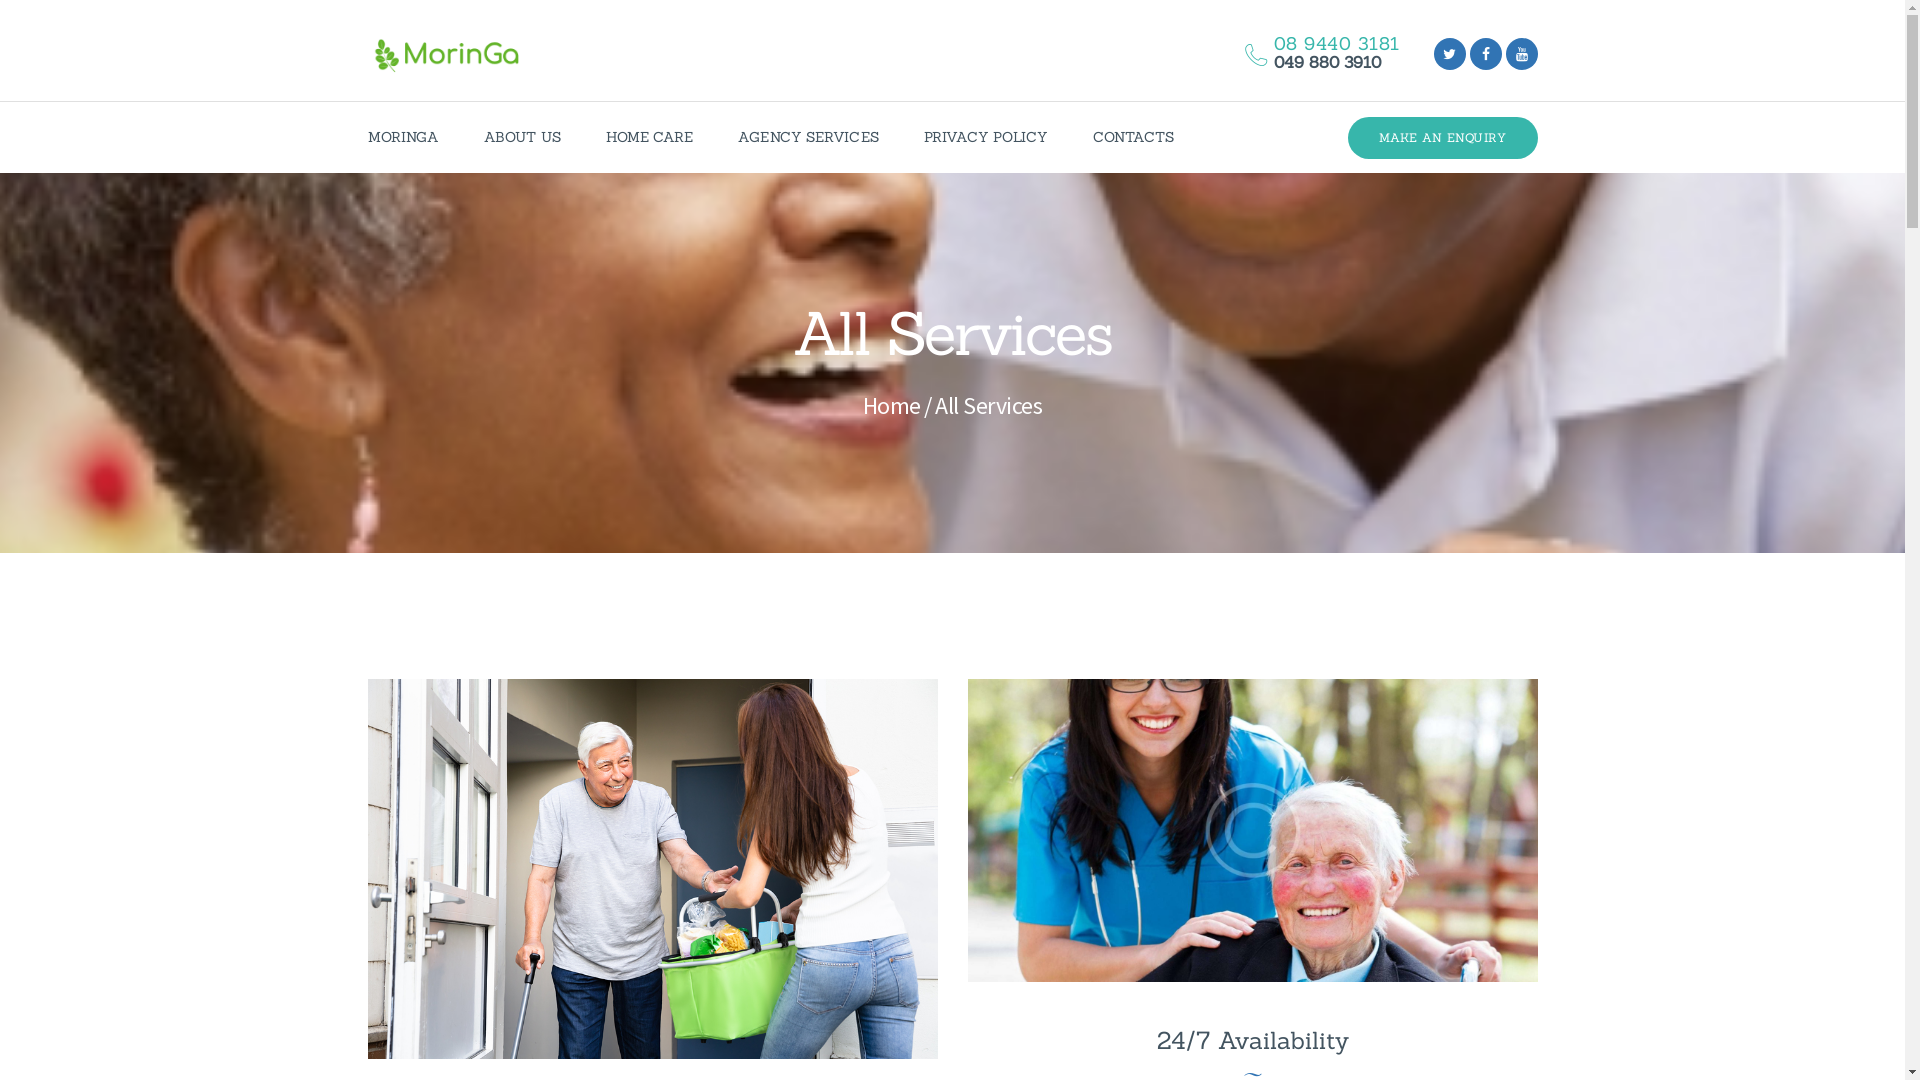 The width and height of the screenshot is (1920, 1080). What do you see at coordinates (985, 137) in the screenshot?
I see `'PRIVACY POLICY'` at bounding box center [985, 137].